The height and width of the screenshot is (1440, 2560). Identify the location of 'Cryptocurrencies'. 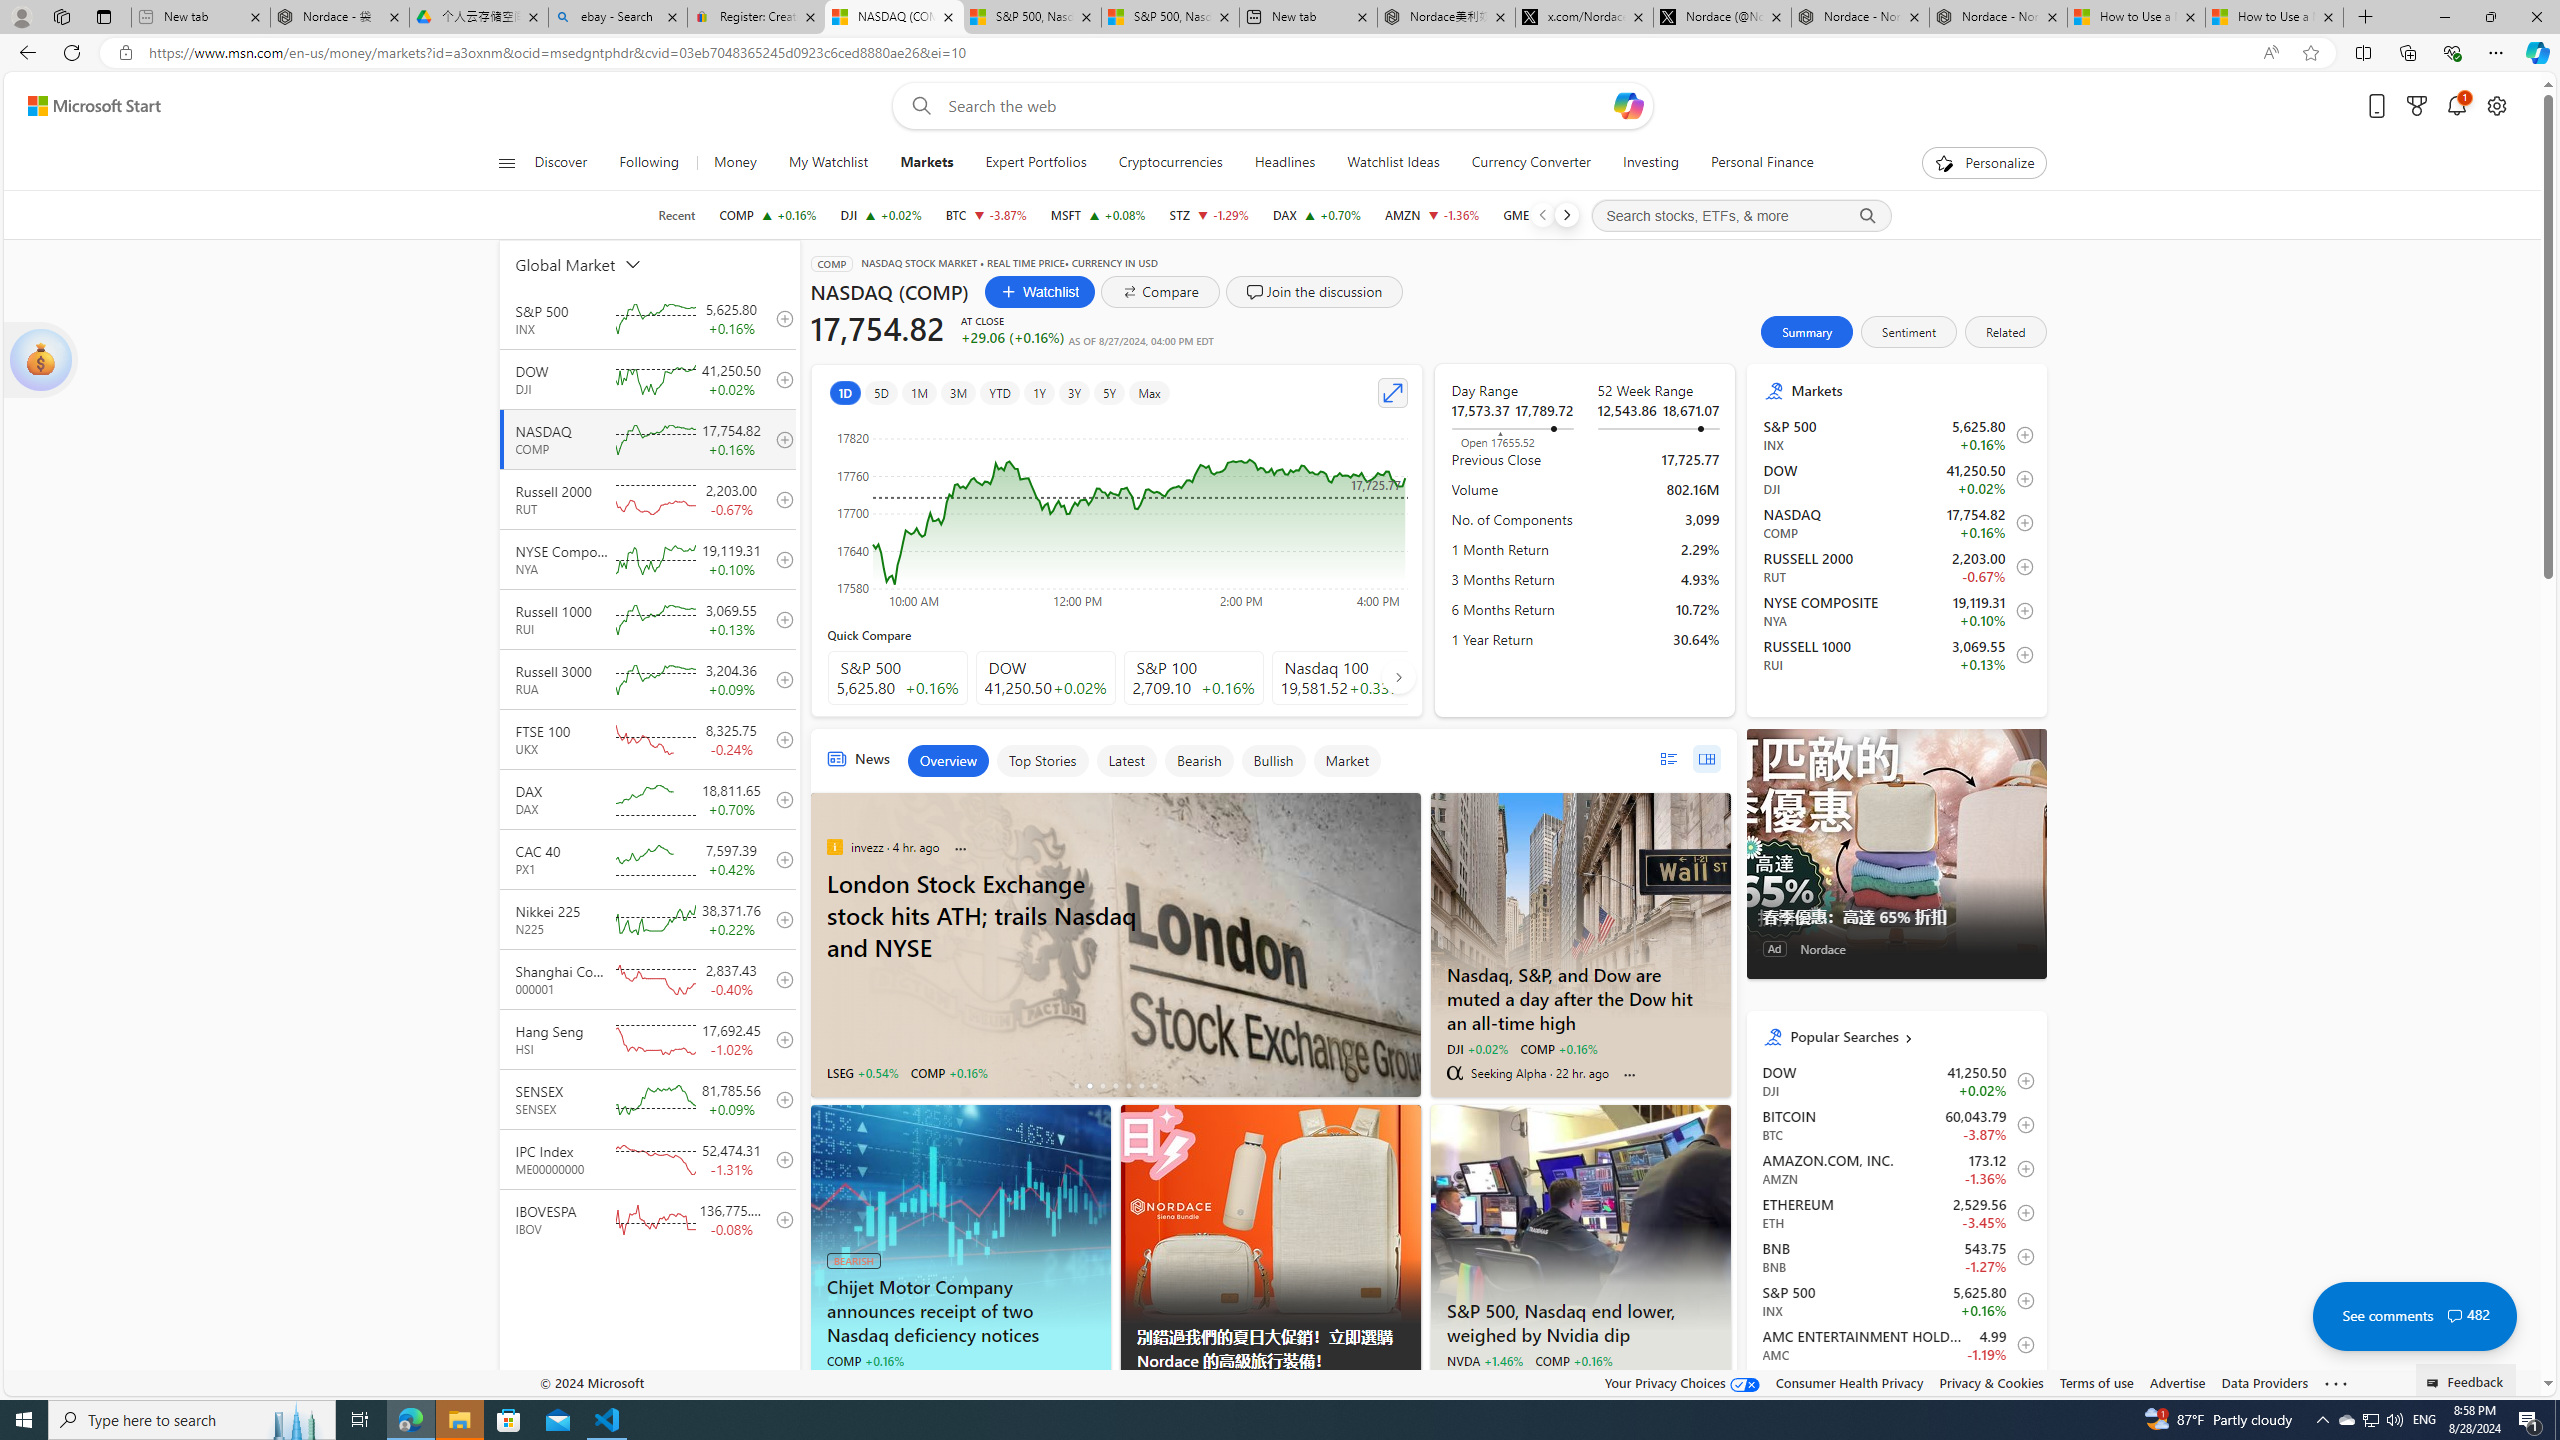
(1170, 162).